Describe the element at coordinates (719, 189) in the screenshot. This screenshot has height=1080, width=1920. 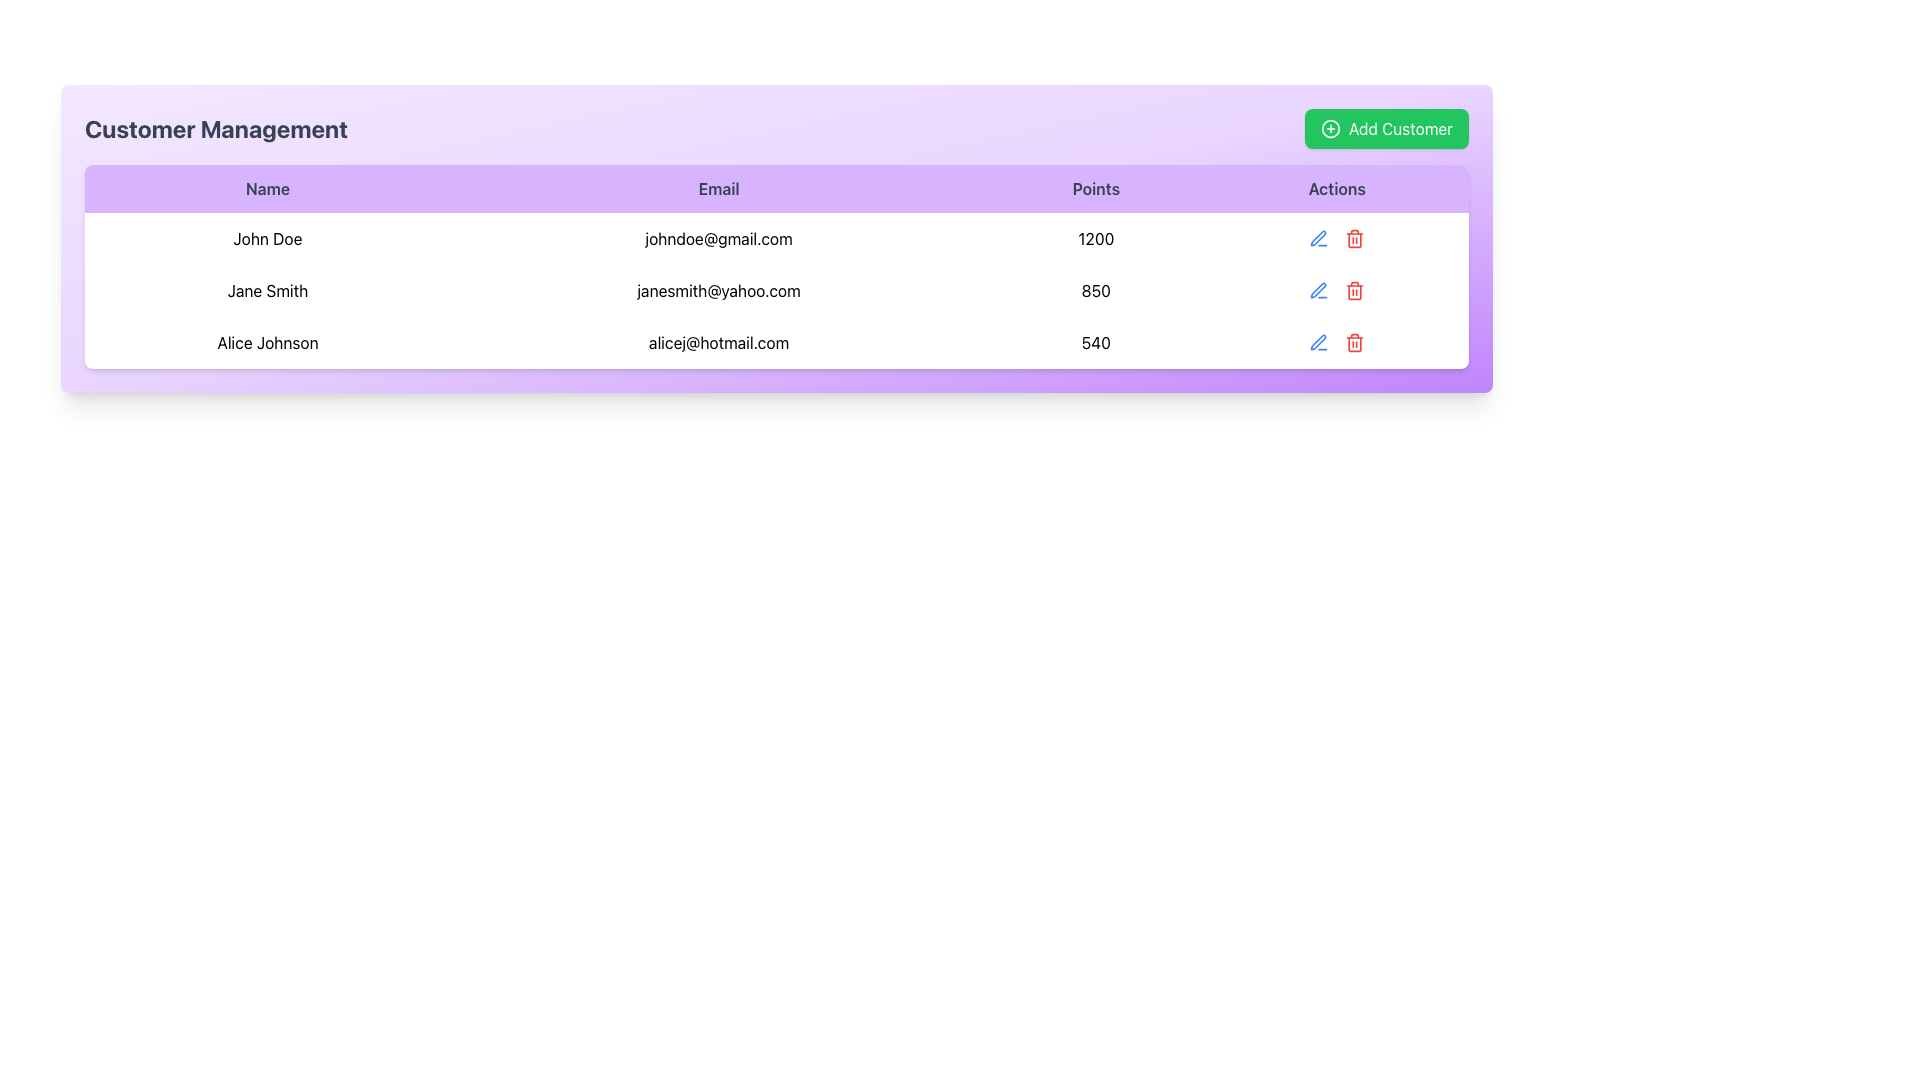
I see `the 'Email' label, which displays the word 'Email' in a bold font on a light purple background and is located between the 'Name' and 'Points' elements` at that location.